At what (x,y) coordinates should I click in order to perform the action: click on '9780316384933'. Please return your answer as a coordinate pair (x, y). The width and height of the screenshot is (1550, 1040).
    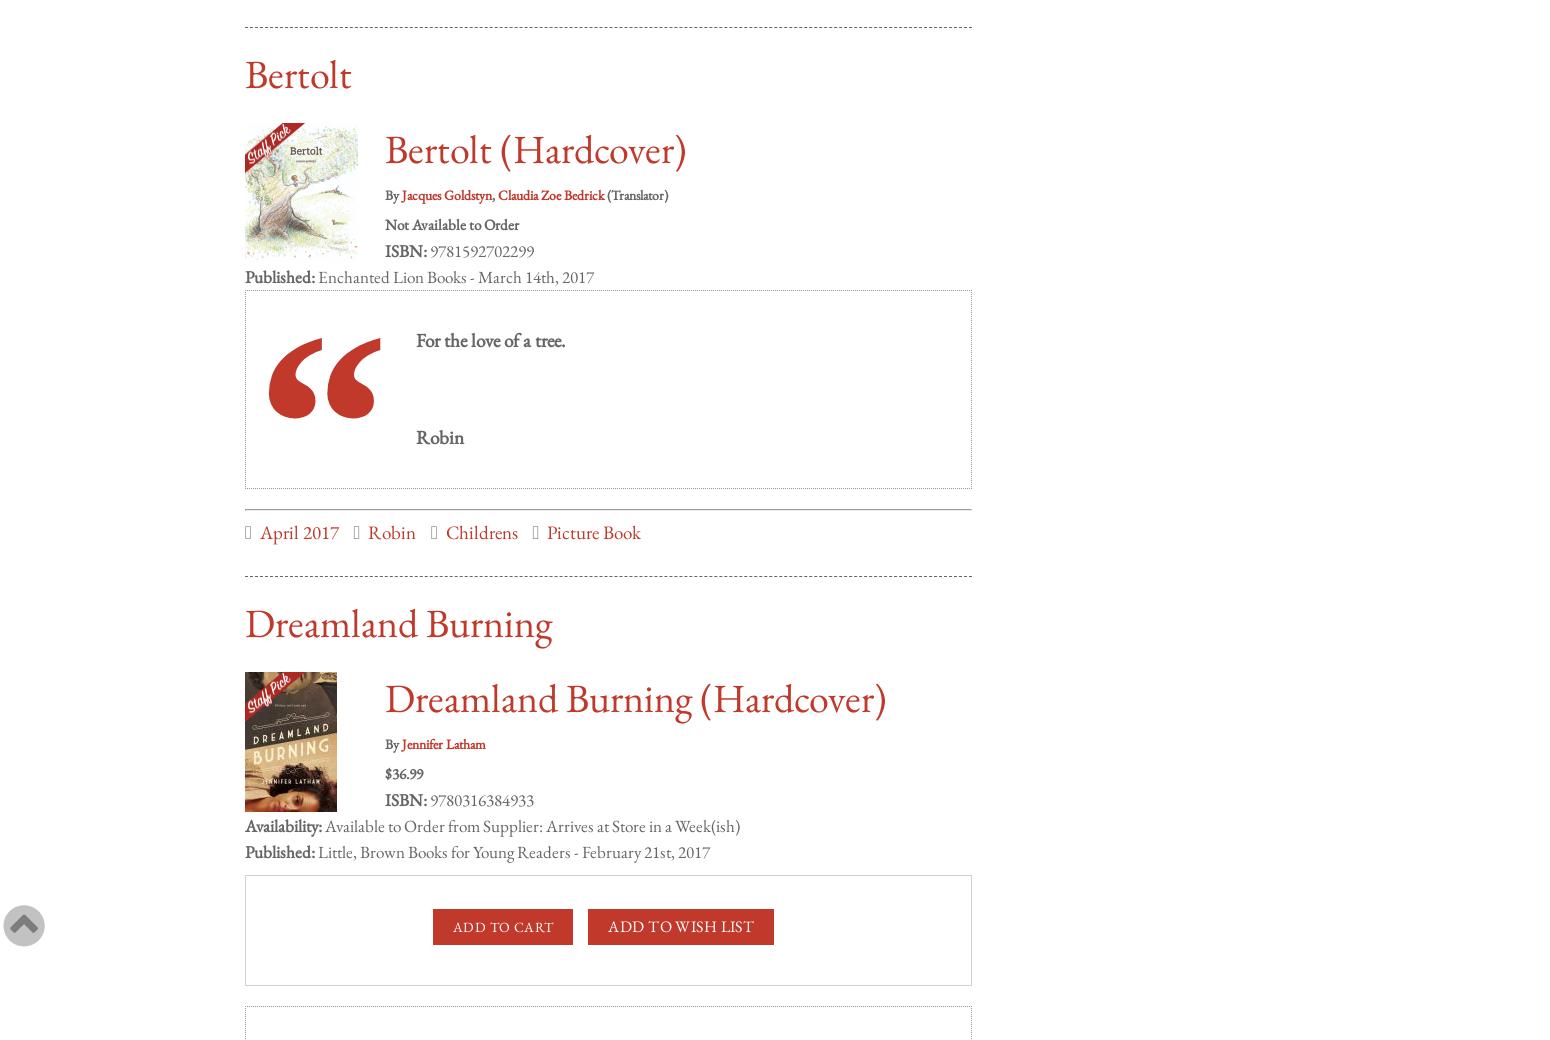
    Looking at the image, I should click on (479, 780).